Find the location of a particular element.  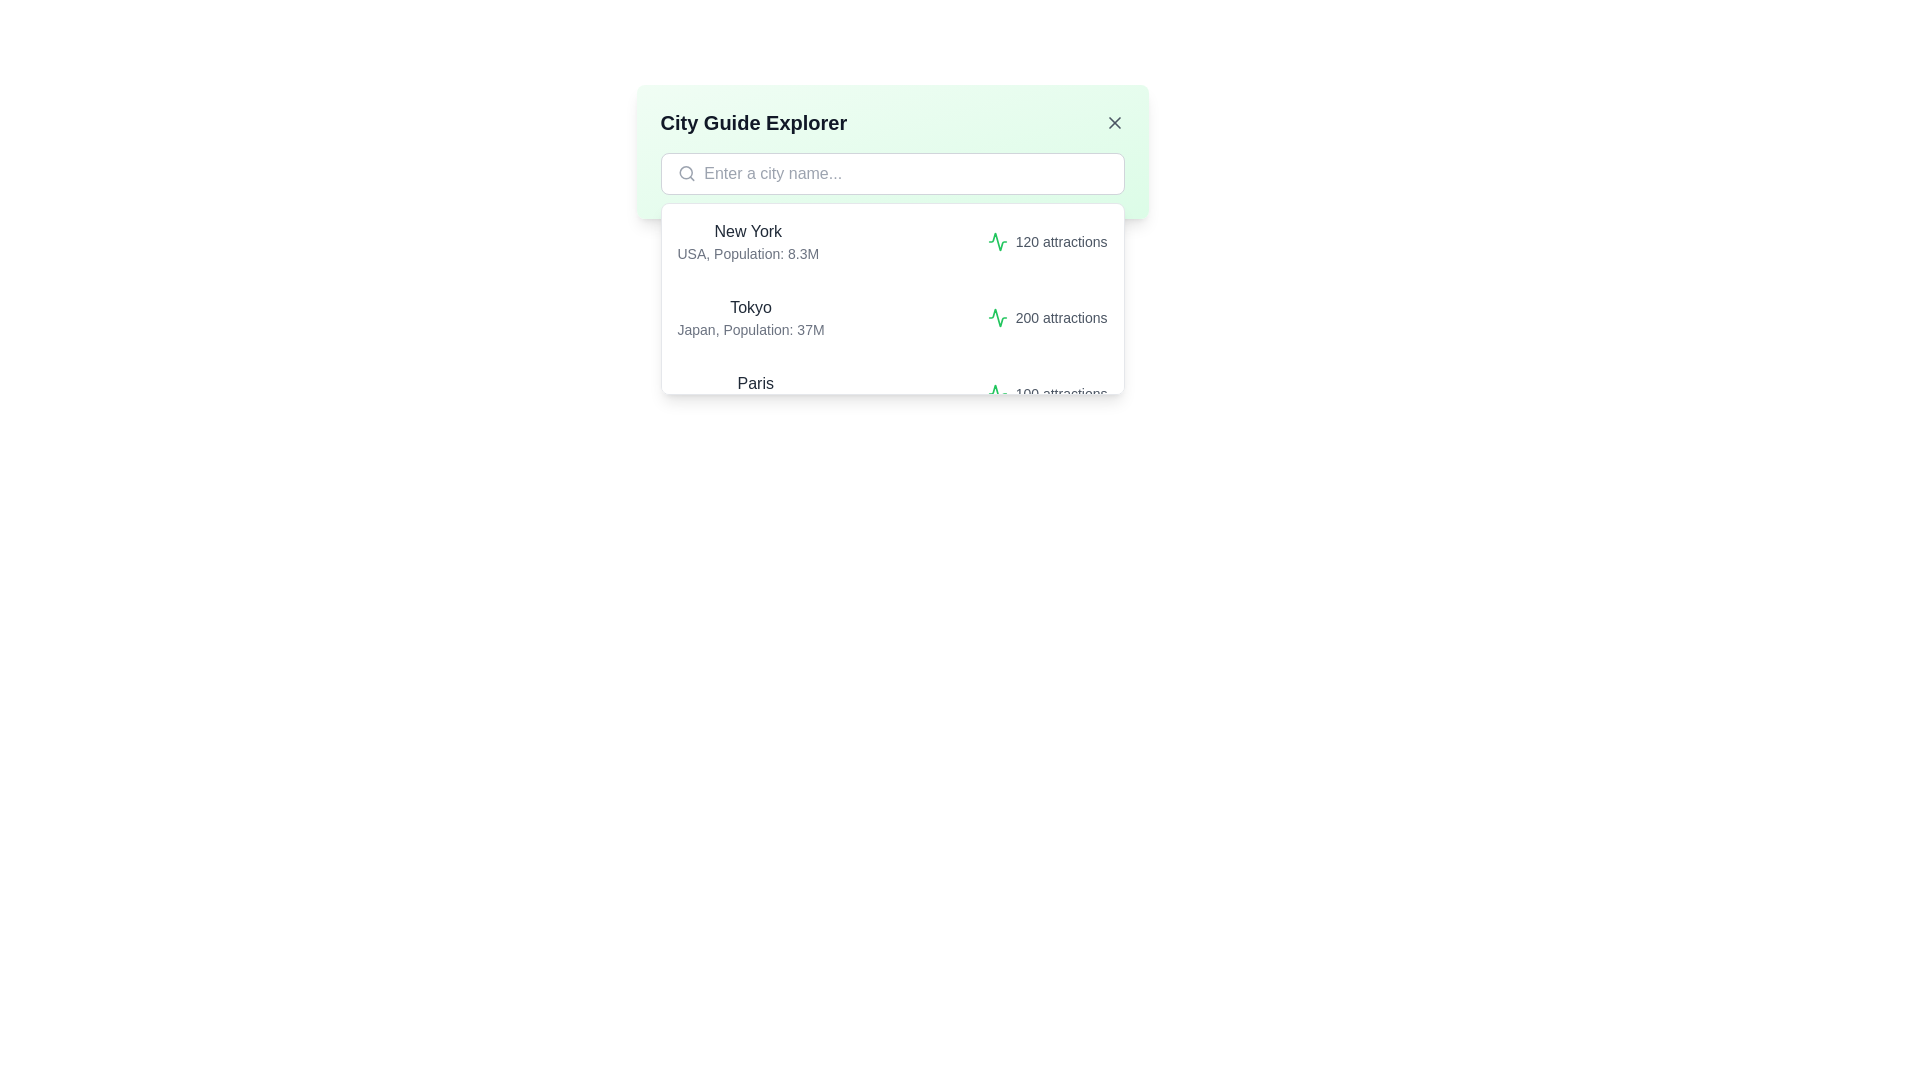

the text label providing information about Tokyo's country and population, which is located directly beneath the city name 'Tokyo' in the interface is located at coordinates (750, 329).